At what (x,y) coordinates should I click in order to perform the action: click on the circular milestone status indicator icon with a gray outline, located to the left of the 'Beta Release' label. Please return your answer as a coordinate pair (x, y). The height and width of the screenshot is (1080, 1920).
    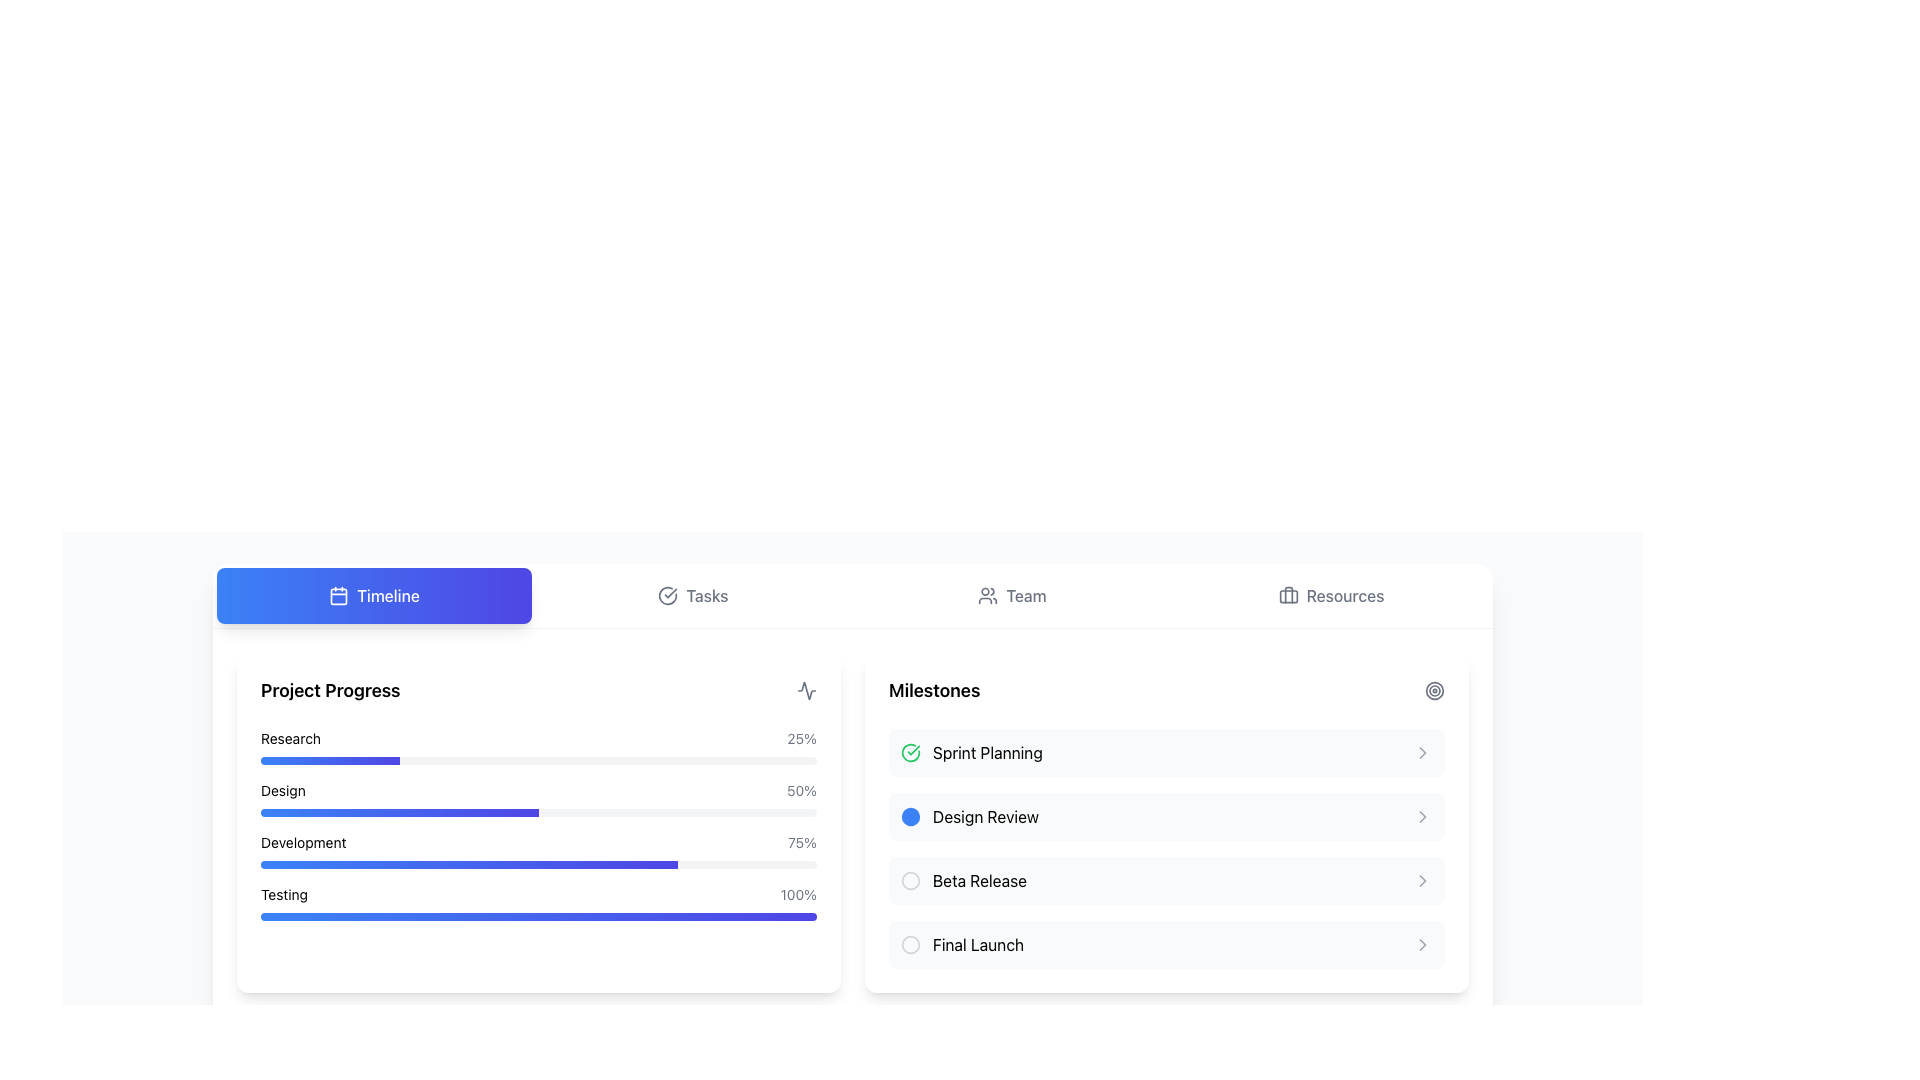
    Looking at the image, I should click on (910, 879).